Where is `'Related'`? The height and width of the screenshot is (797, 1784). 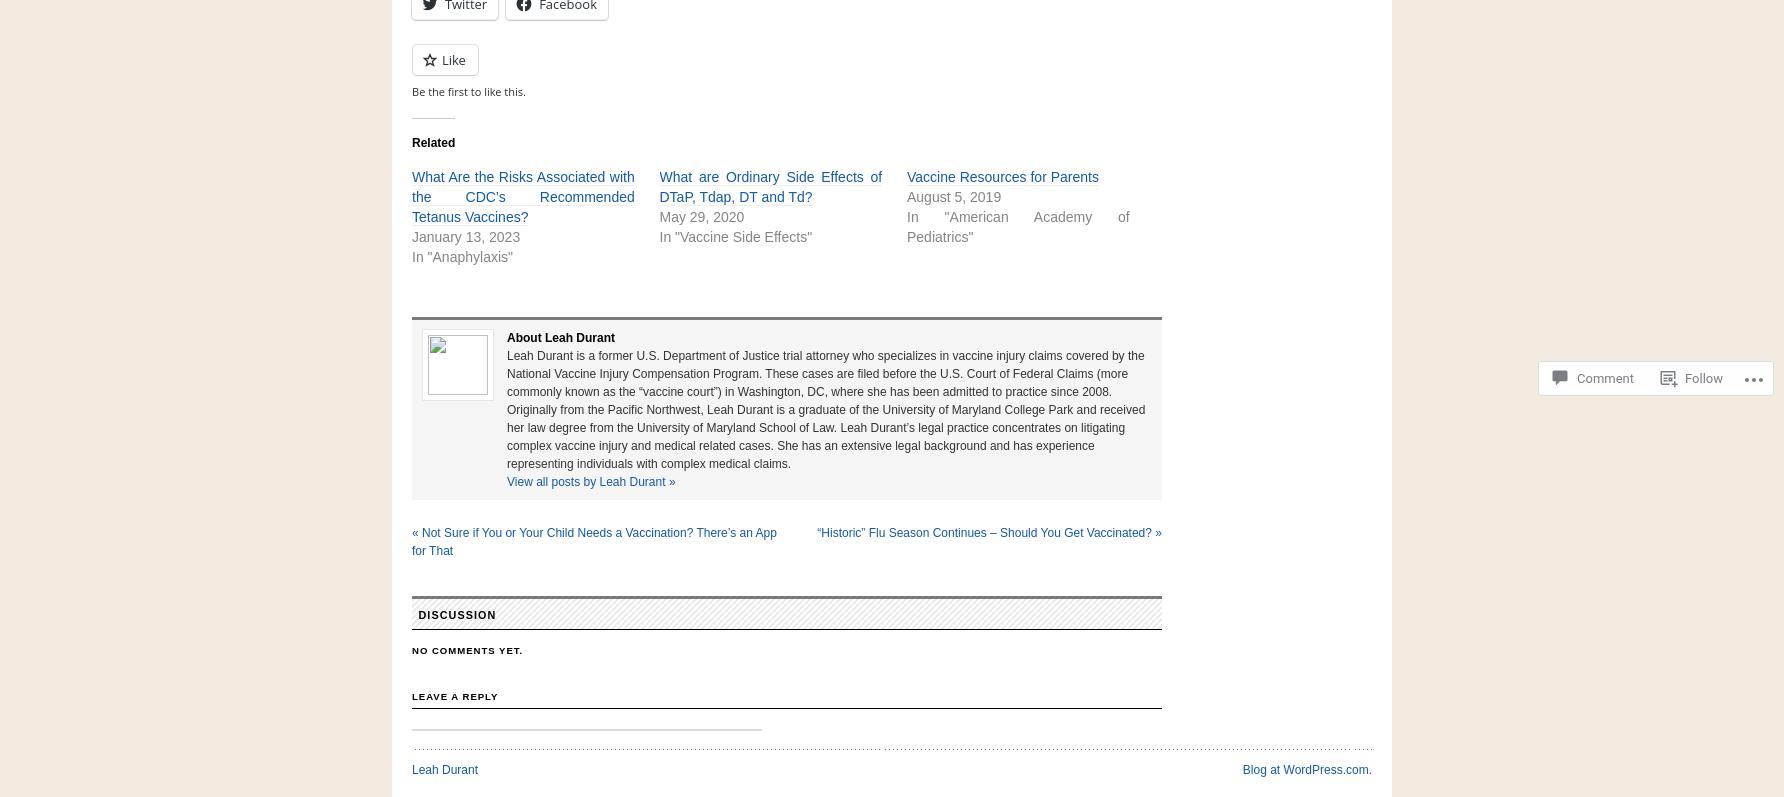 'Related' is located at coordinates (432, 141).